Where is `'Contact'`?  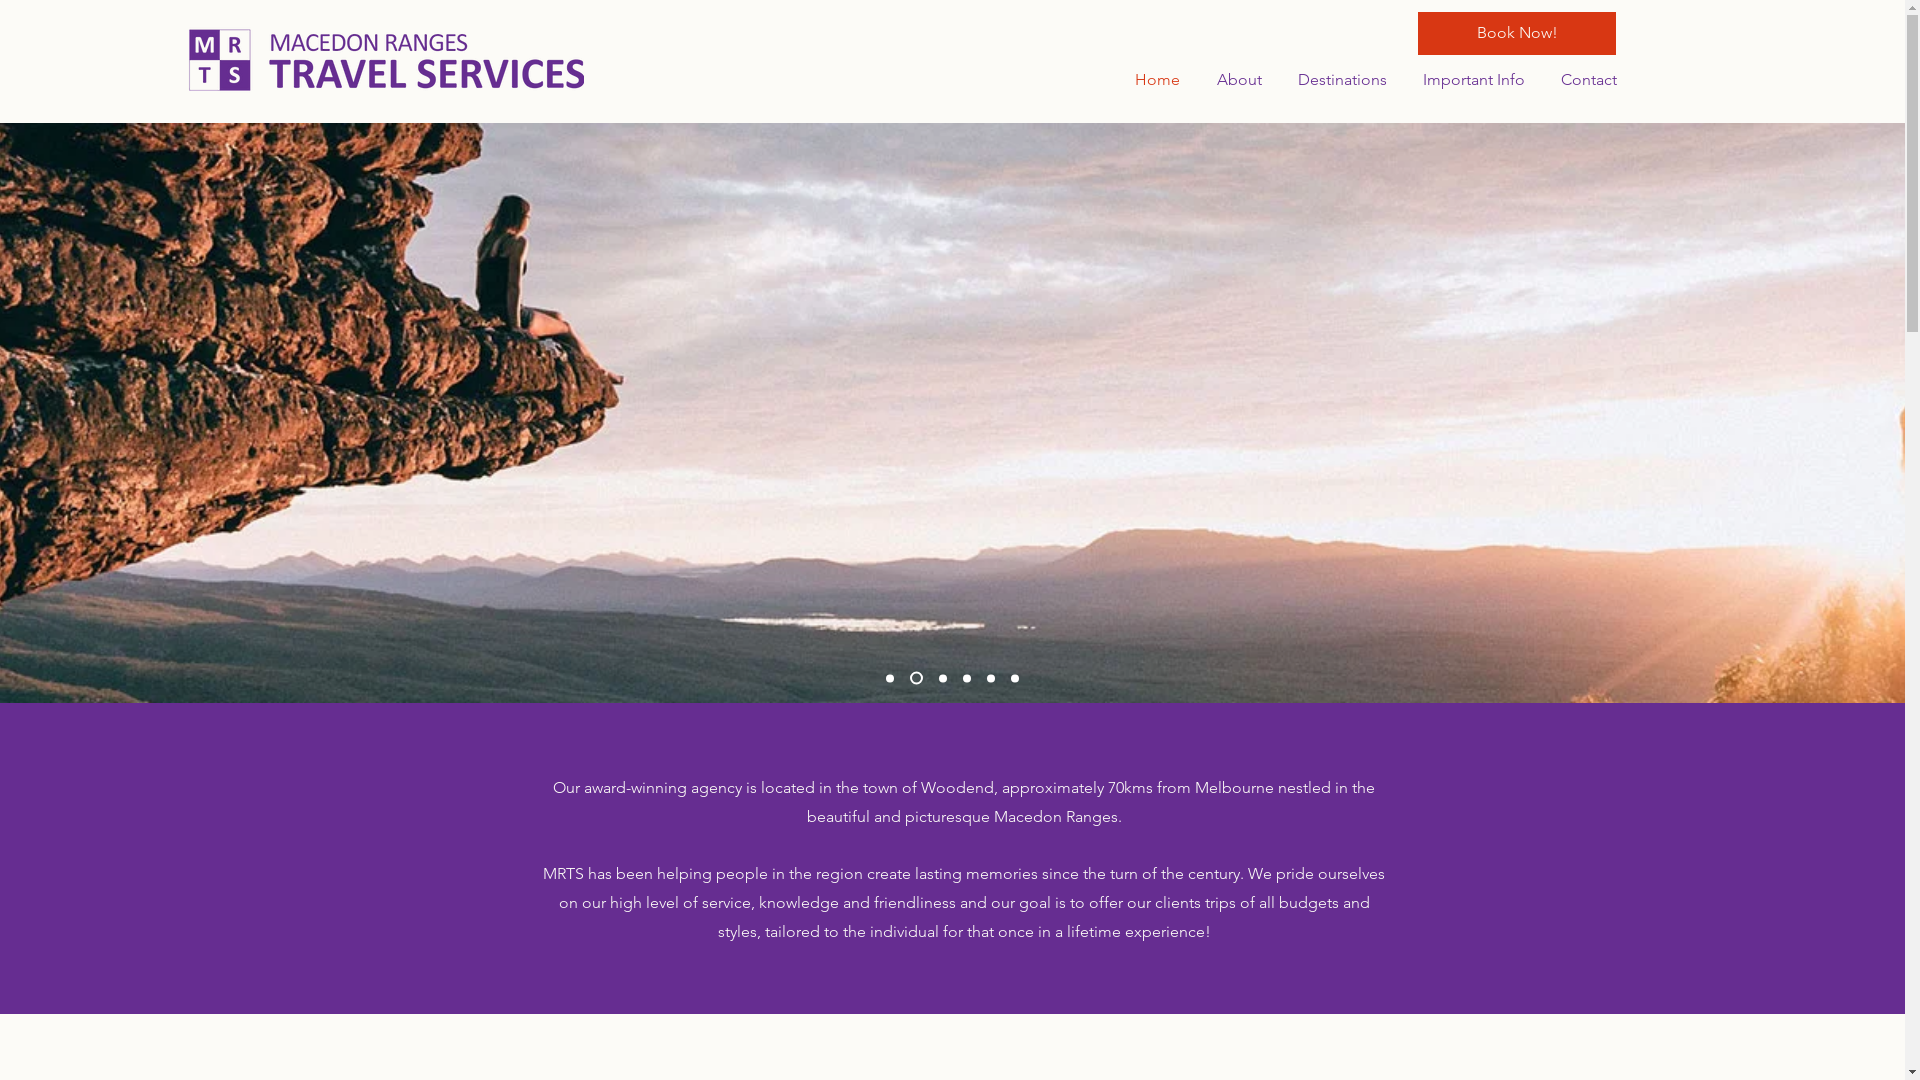
'Contact' is located at coordinates (1584, 79).